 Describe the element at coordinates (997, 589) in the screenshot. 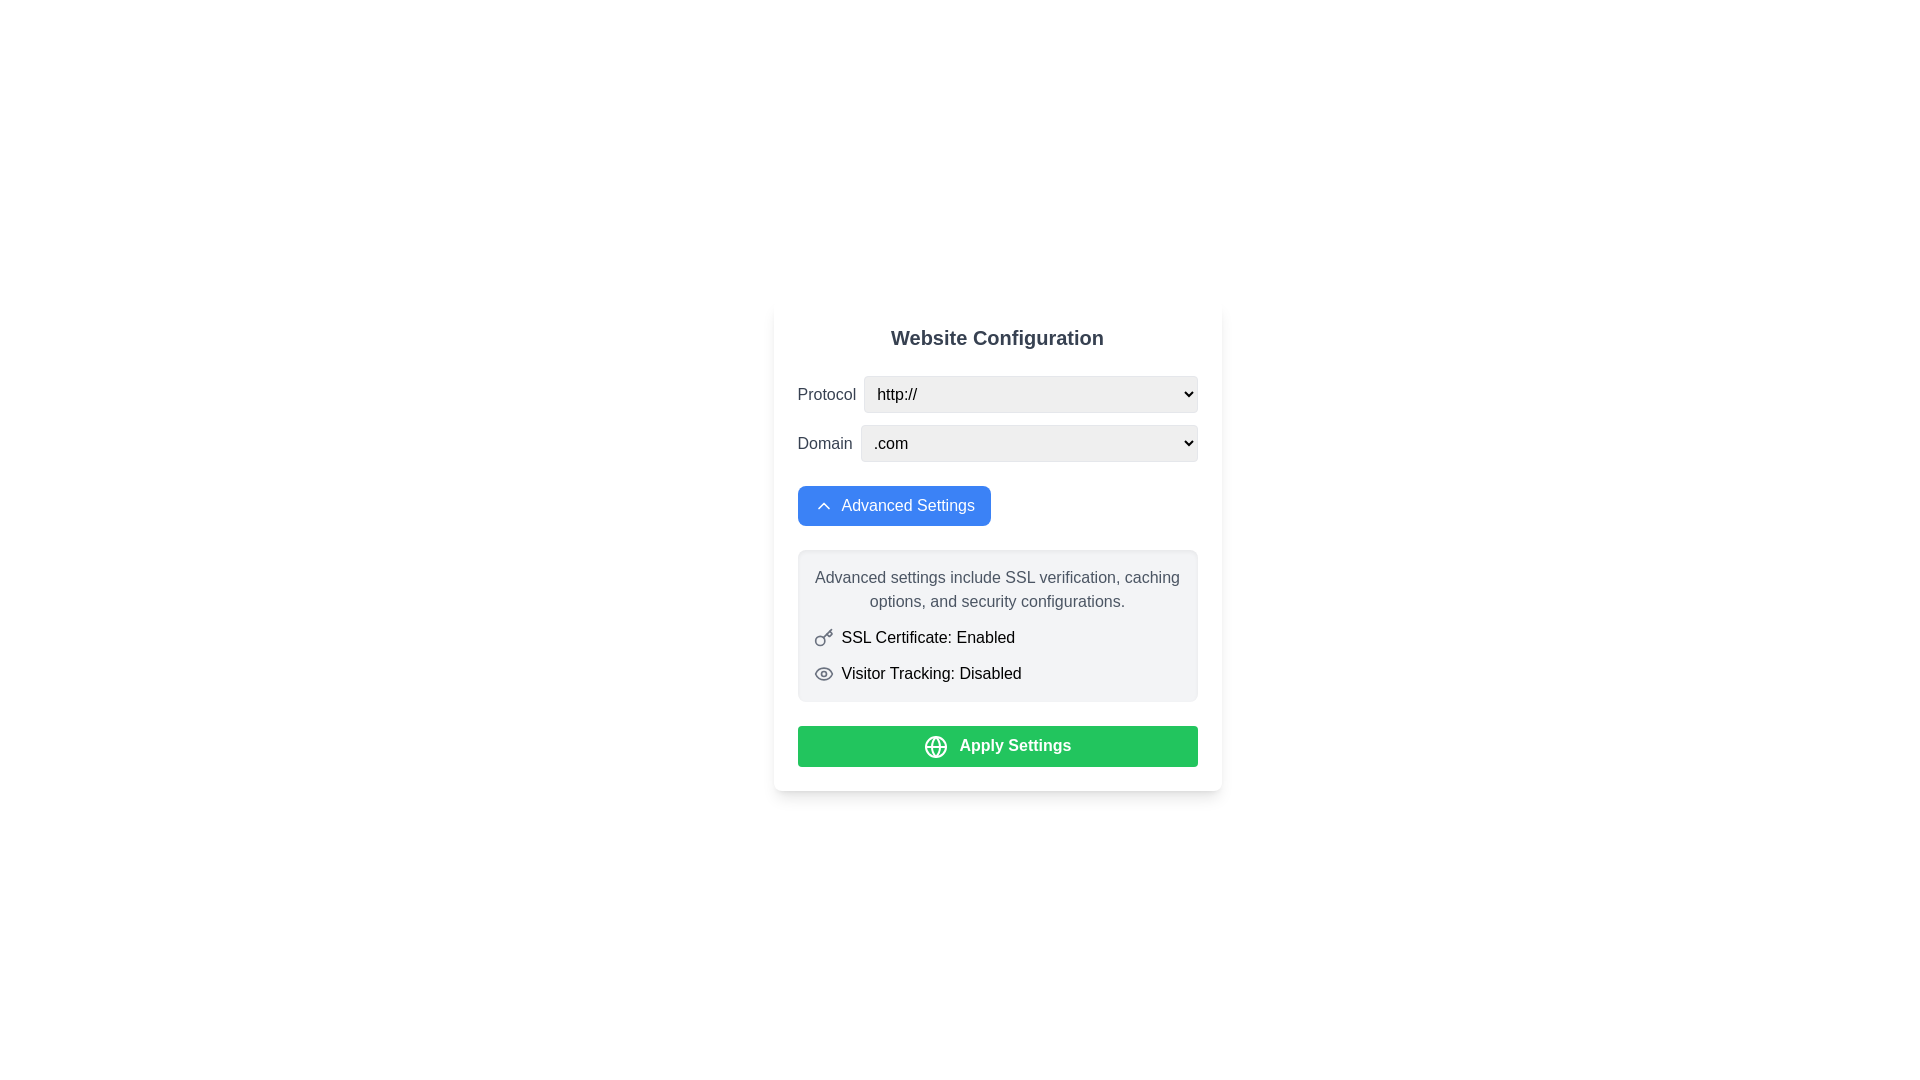

I see `the text block displaying 'Advanced settings include SSL verification, caching options, and security configurations.' which is located in a light gray rounded box just below the 'Advanced Settings' button` at that location.